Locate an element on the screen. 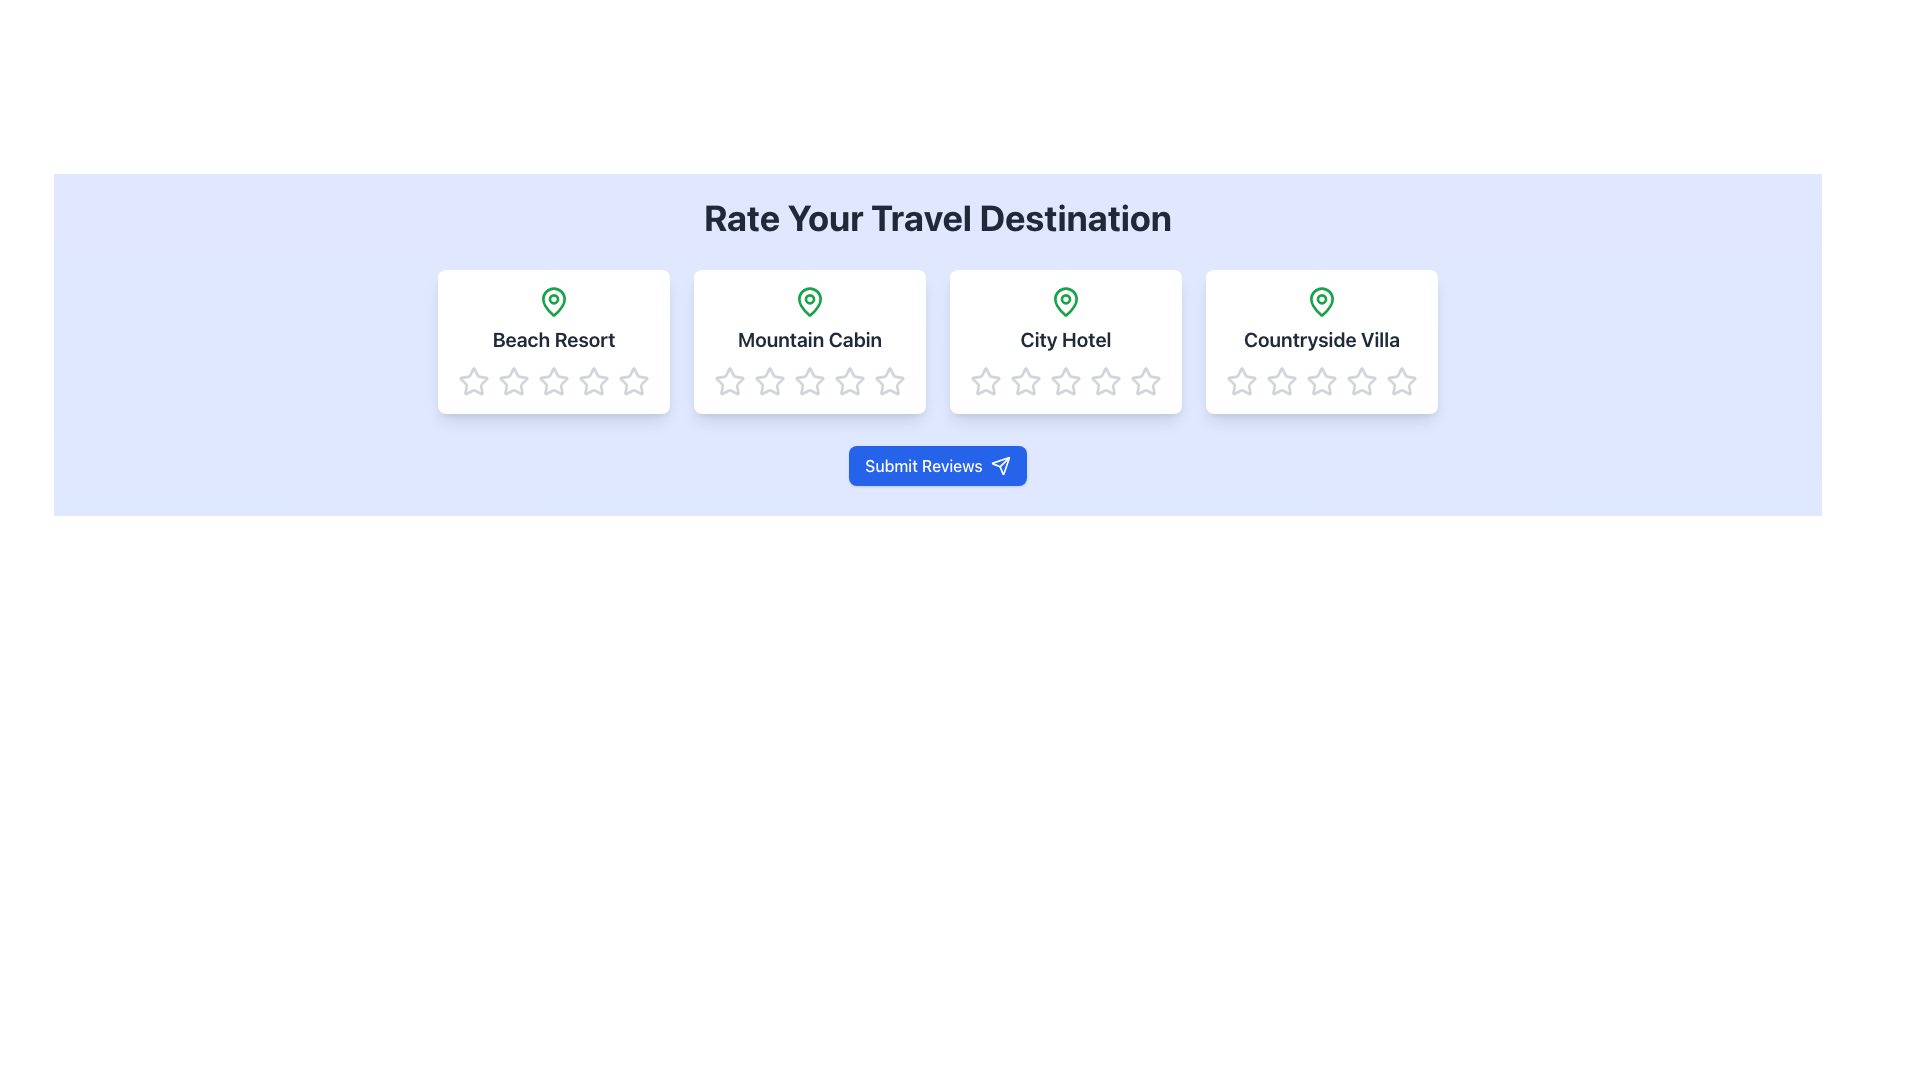 The width and height of the screenshot is (1920, 1080). the third star-shaped interactive icon in the rating component for the 'Mountain Cabin' to trigger a scale transformation is located at coordinates (768, 381).